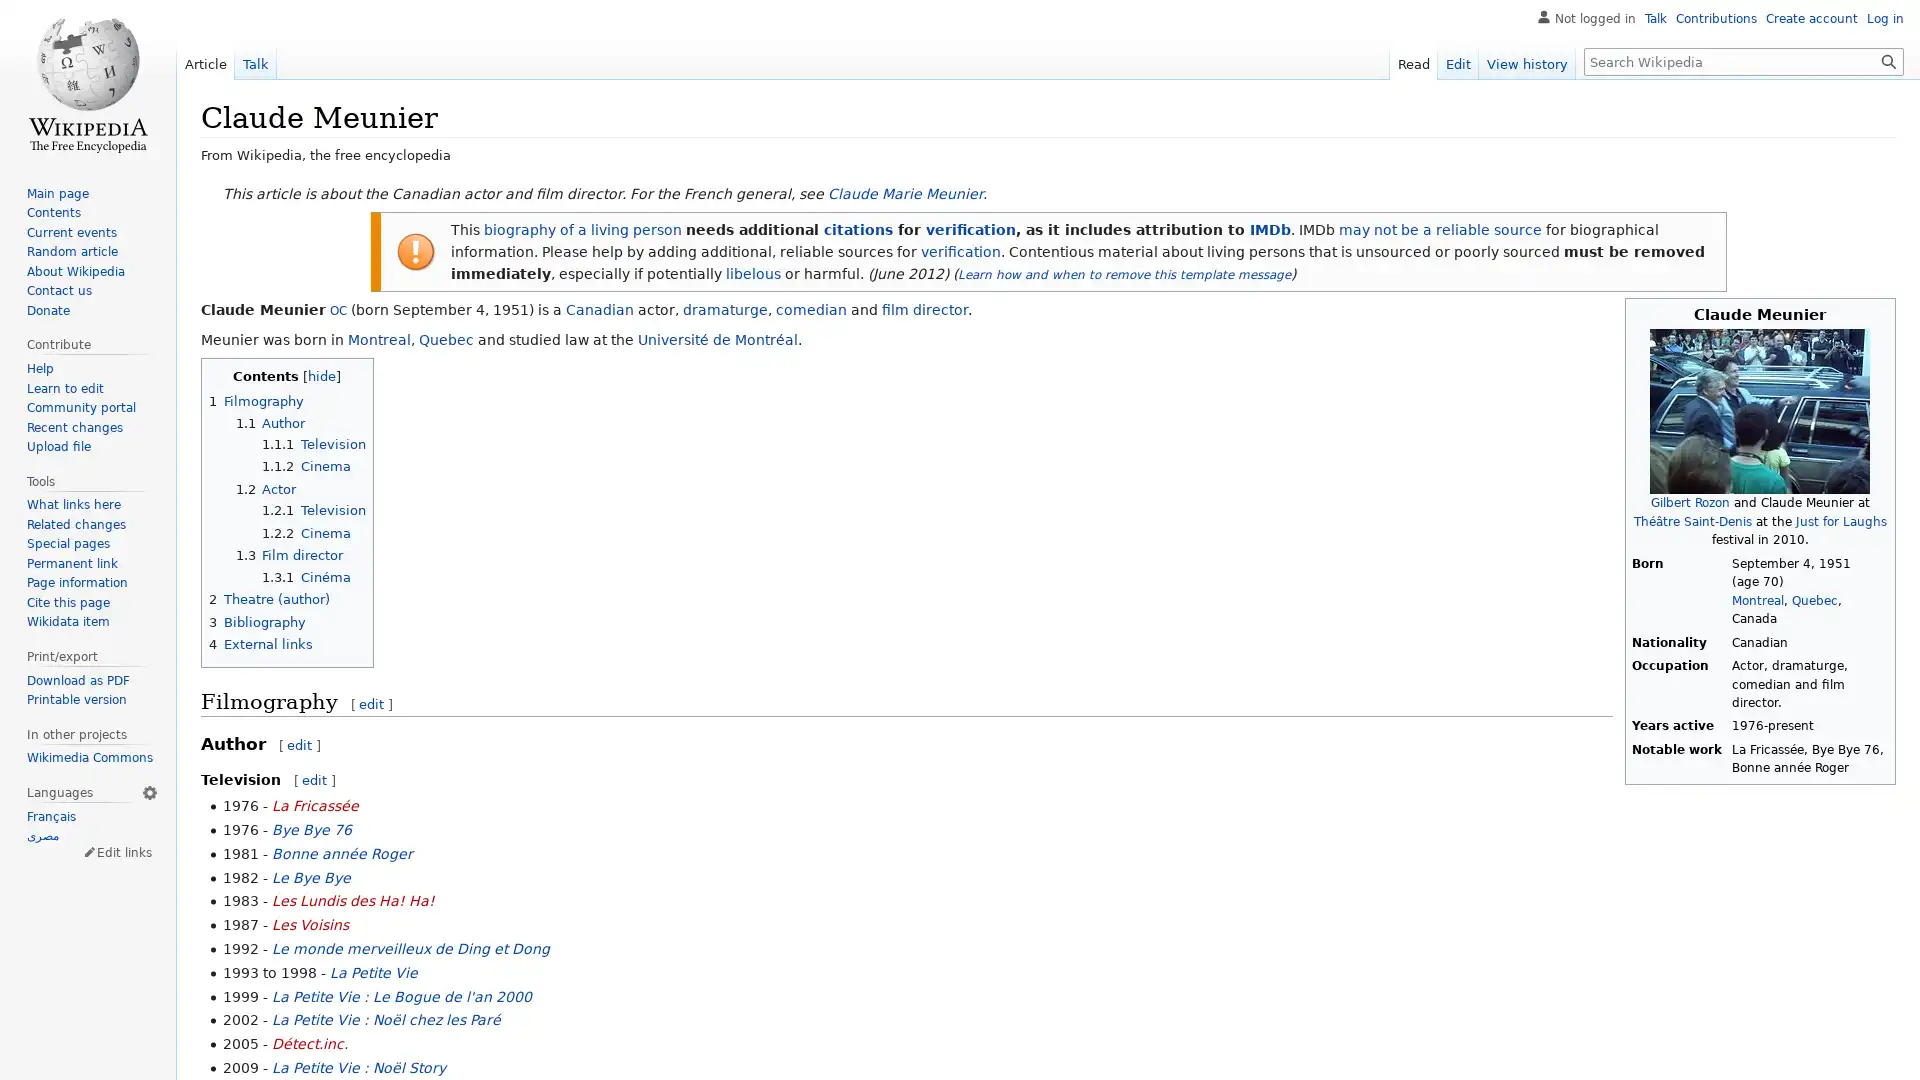  I want to click on Language settings, so click(148, 790).